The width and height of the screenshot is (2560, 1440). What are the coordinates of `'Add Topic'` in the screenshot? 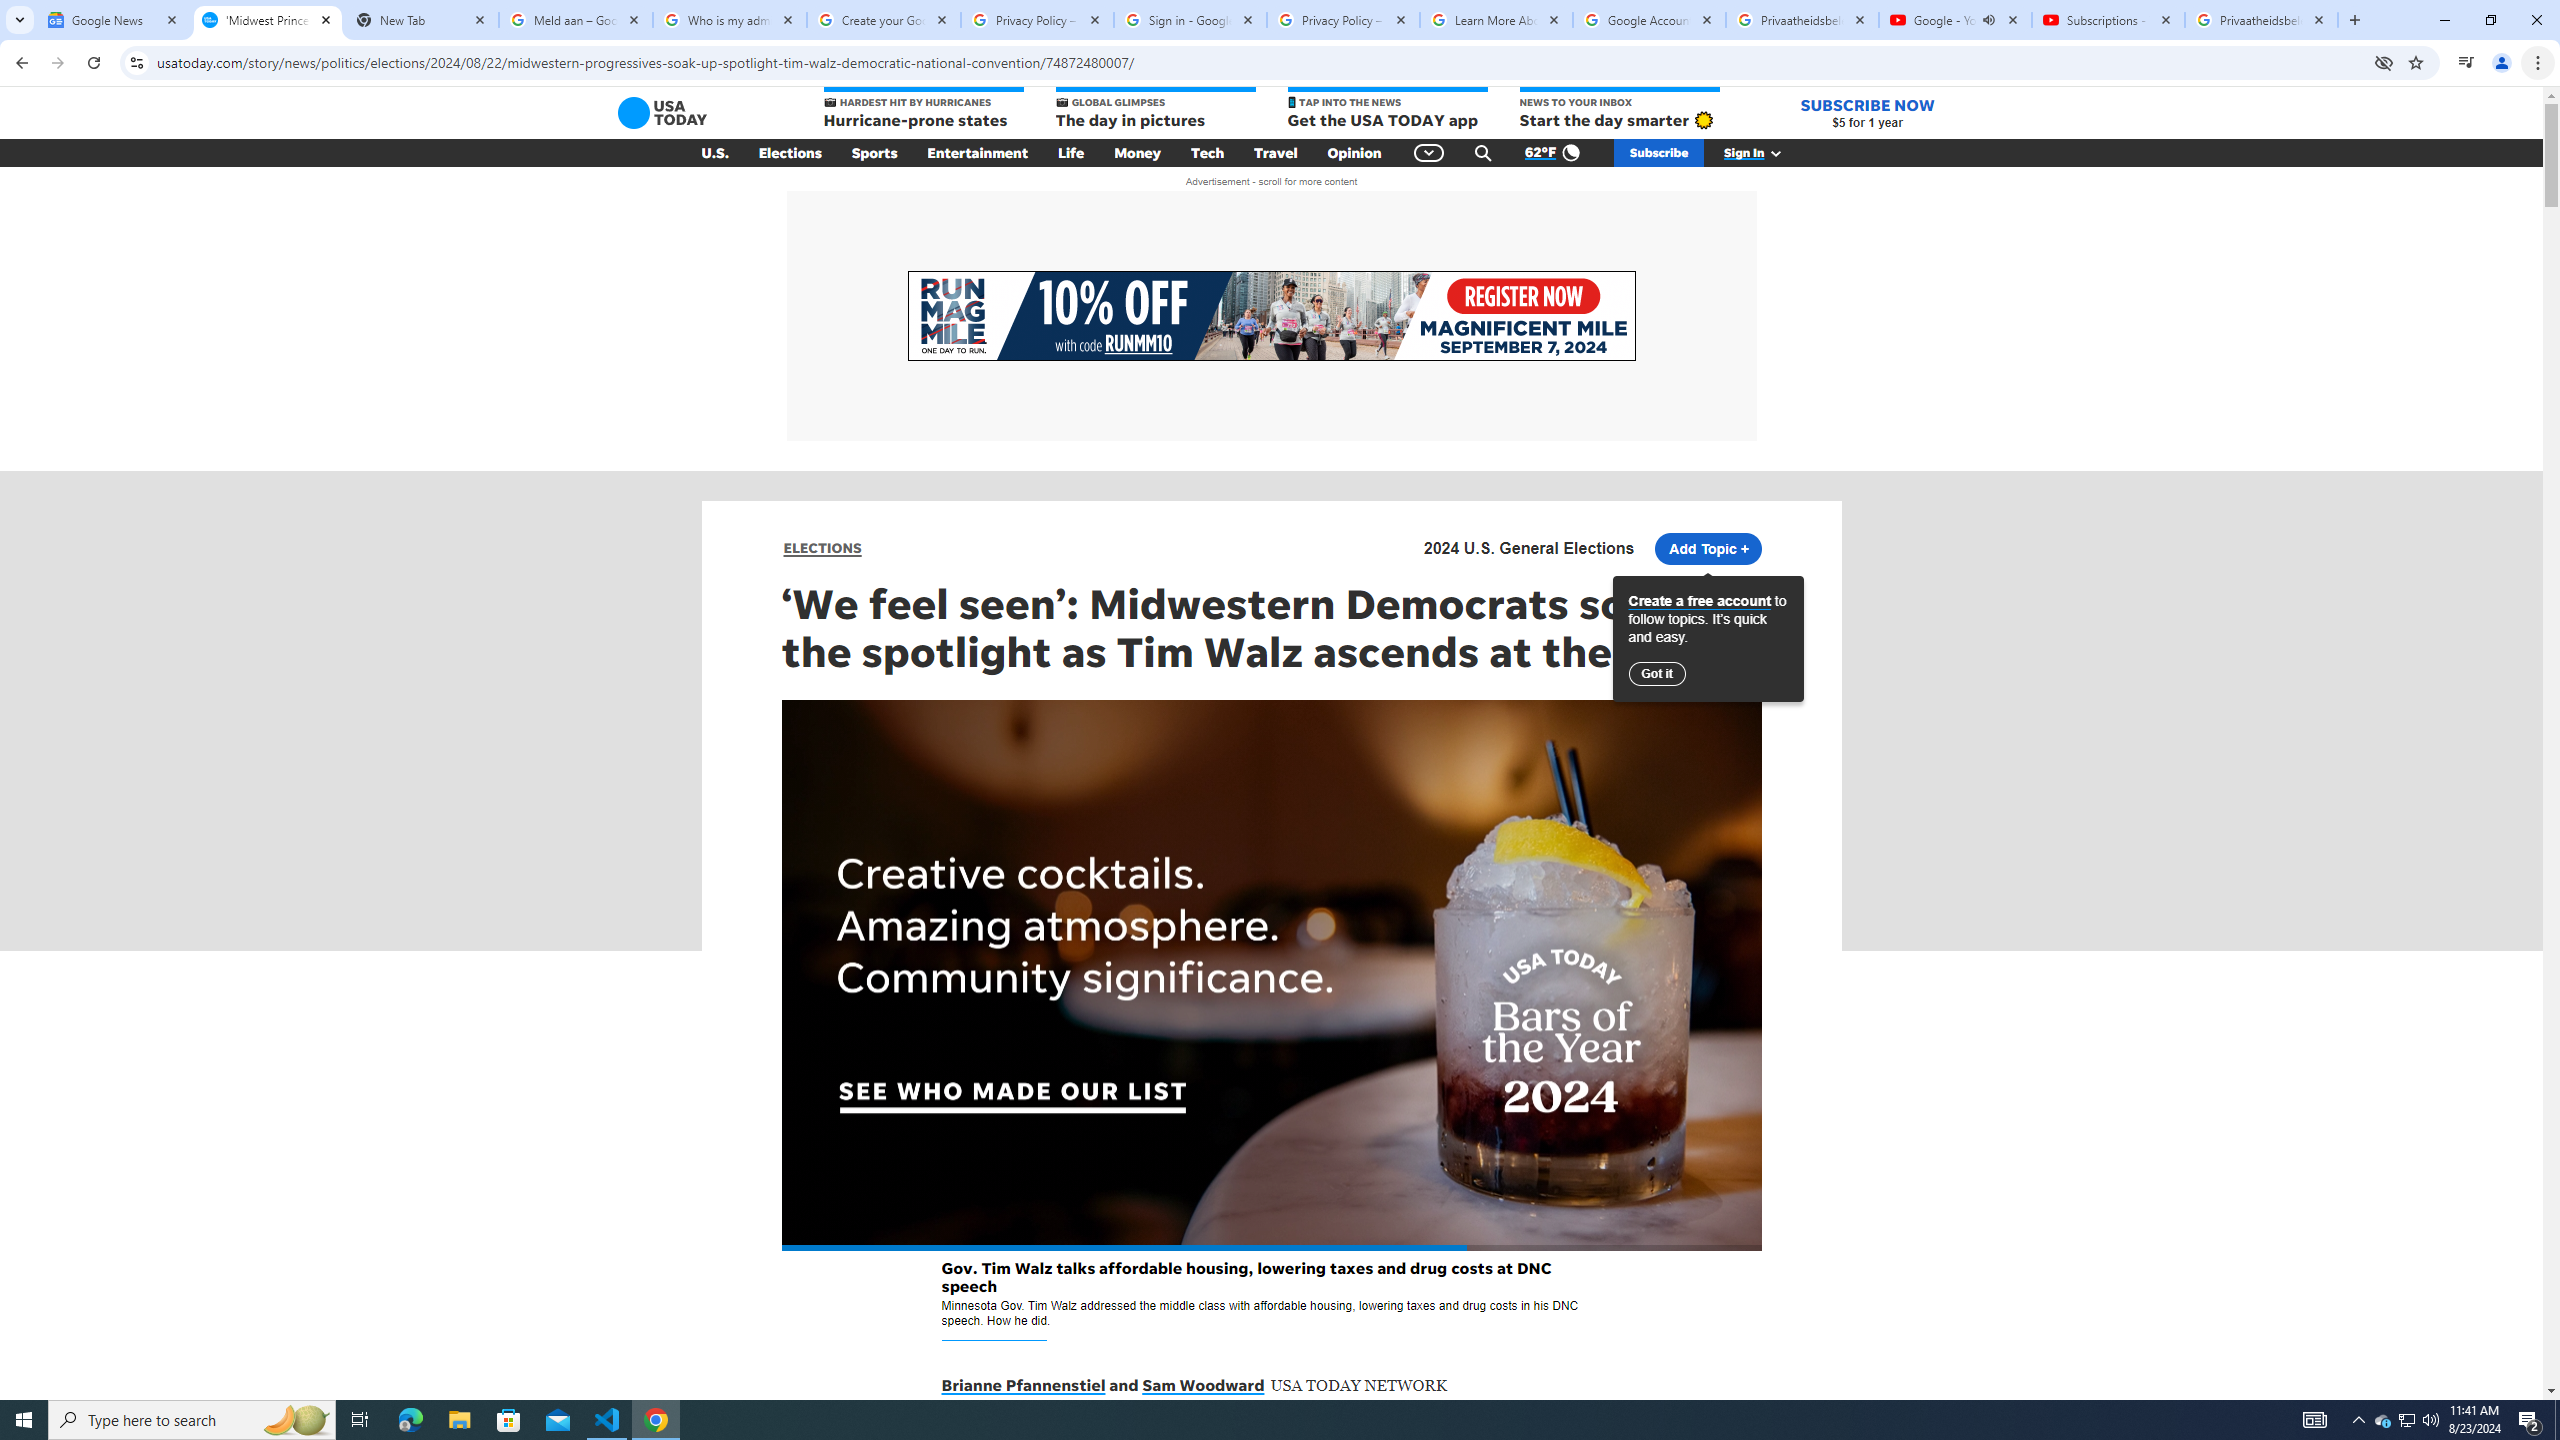 It's located at (1707, 547).